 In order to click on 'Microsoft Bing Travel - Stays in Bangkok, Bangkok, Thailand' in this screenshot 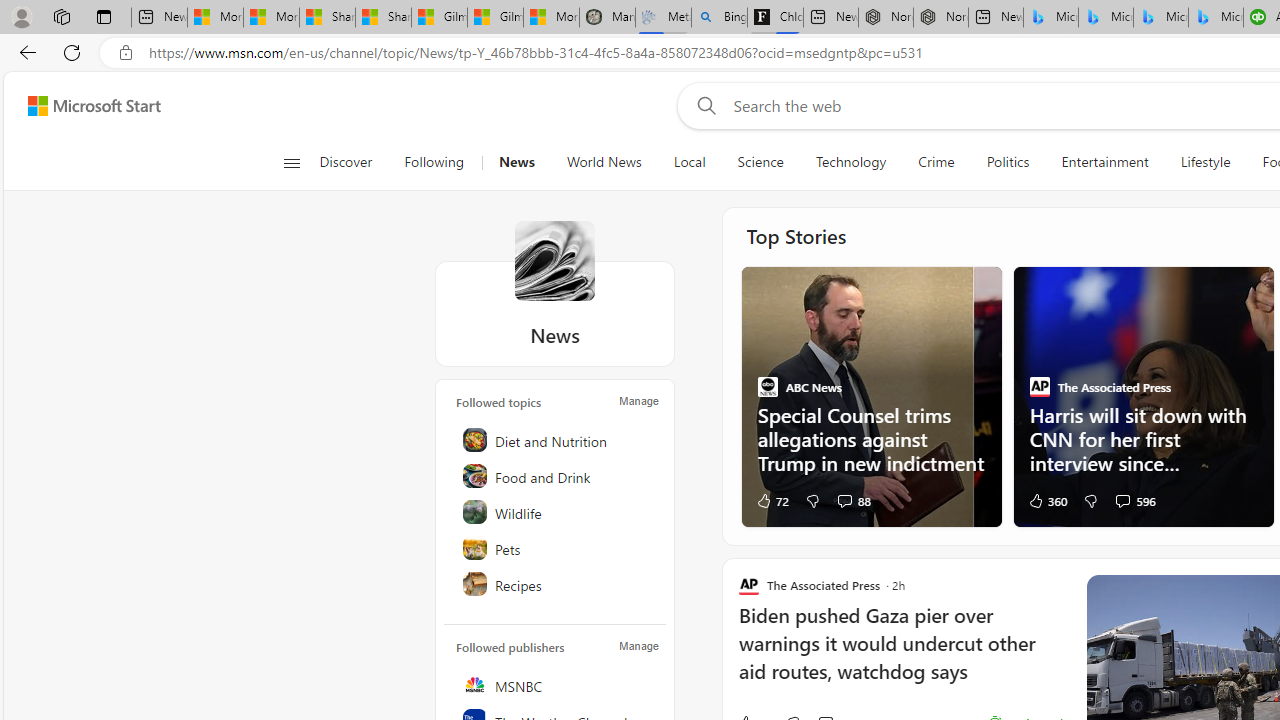, I will do `click(1104, 17)`.